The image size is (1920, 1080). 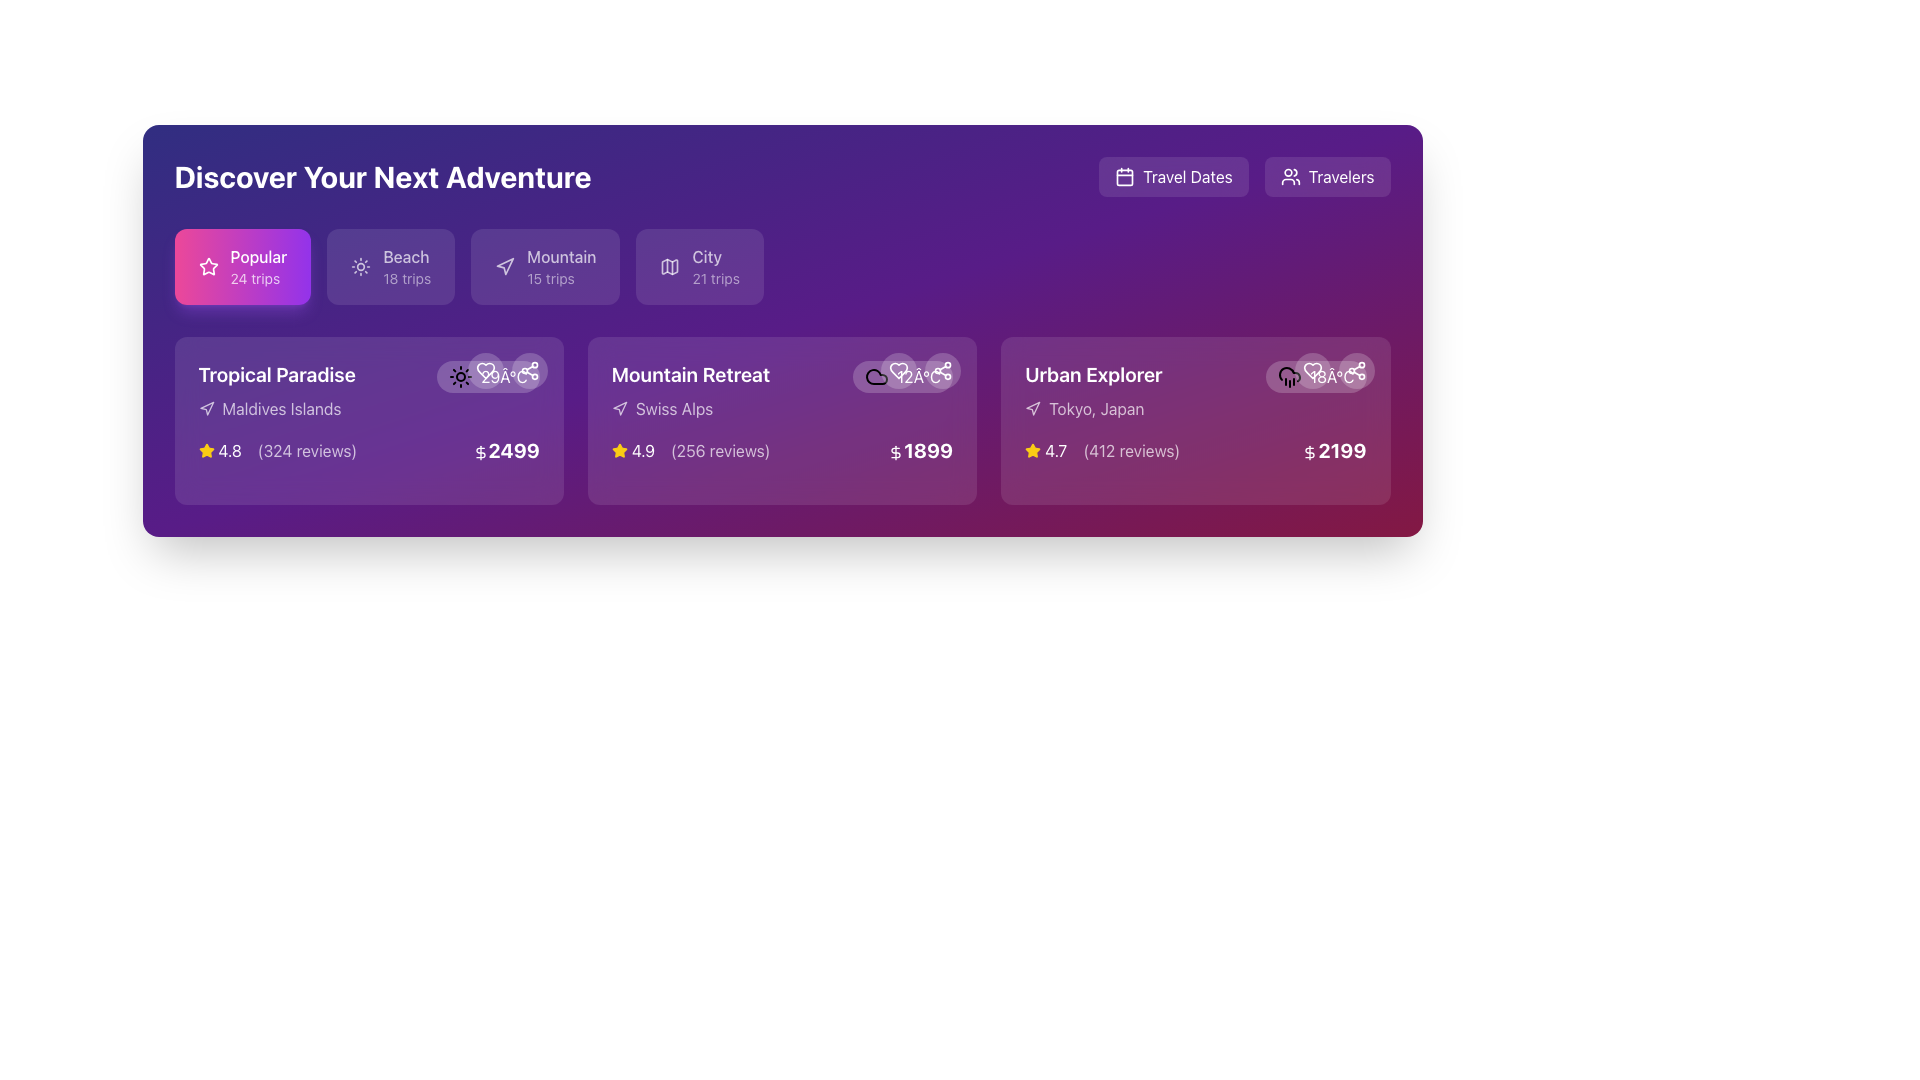 I want to click on the icon group at the top-right corner of the 'Mountain Retreat' card, so click(x=920, y=370).